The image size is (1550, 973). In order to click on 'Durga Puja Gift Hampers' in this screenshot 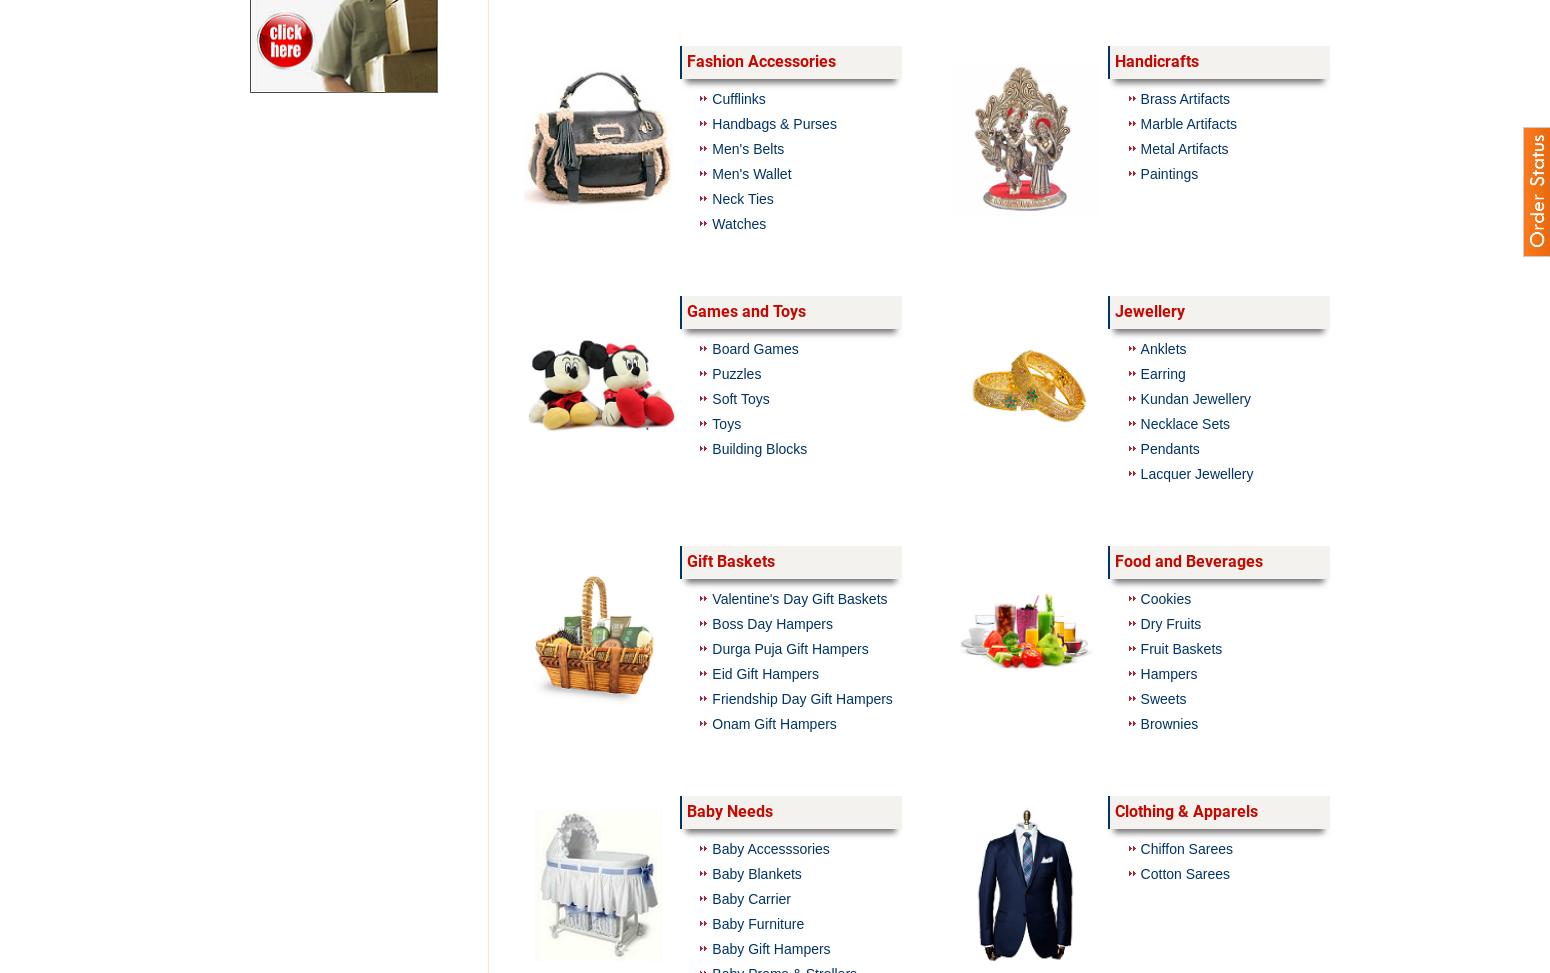, I will do `click(789, 647)`.